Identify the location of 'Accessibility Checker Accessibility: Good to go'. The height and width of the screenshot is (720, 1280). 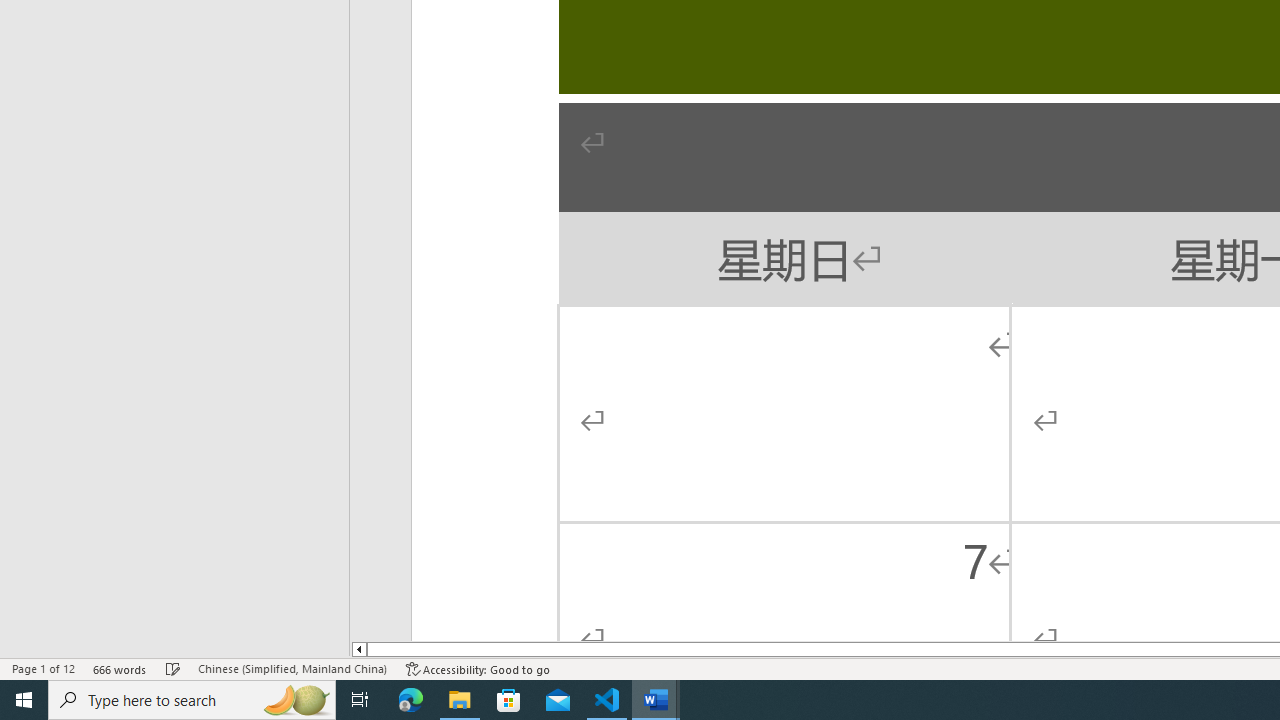
(477, 669).